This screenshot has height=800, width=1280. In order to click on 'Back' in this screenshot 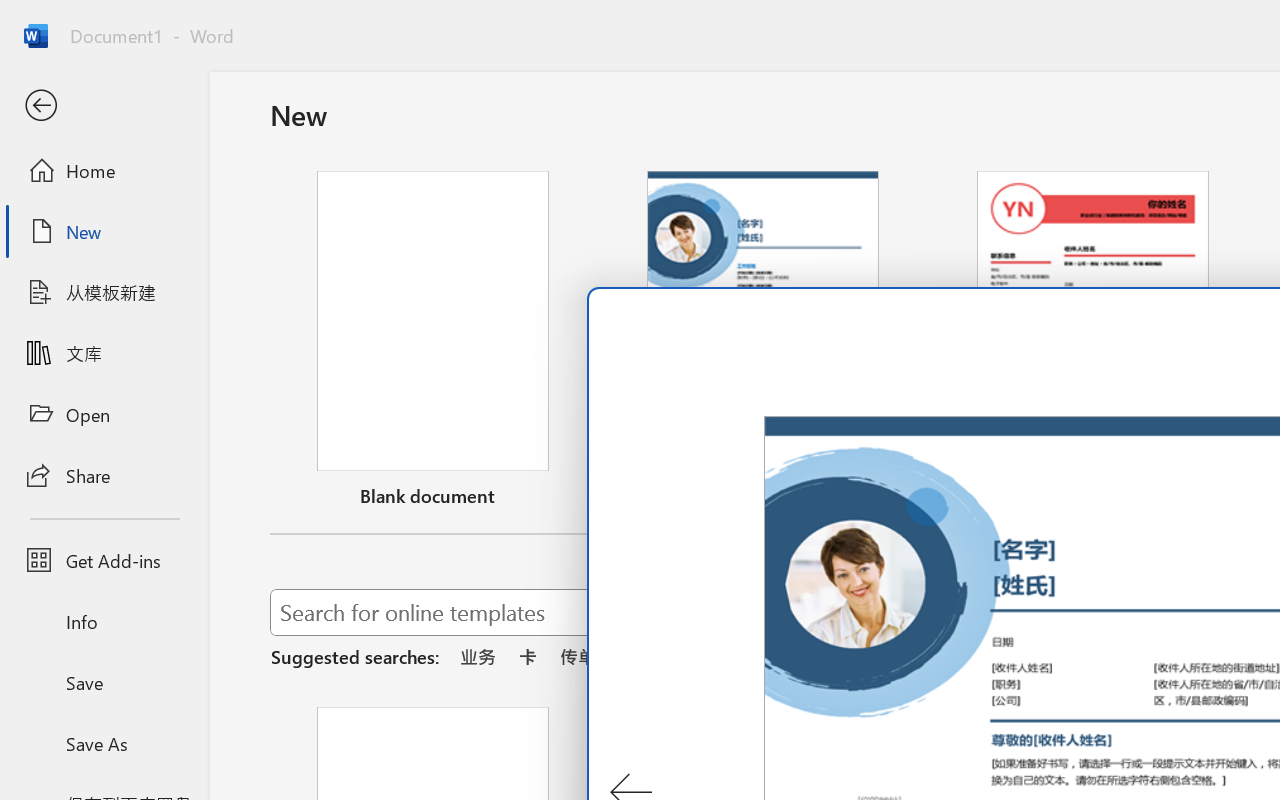, I will do `click(103, 105)`.